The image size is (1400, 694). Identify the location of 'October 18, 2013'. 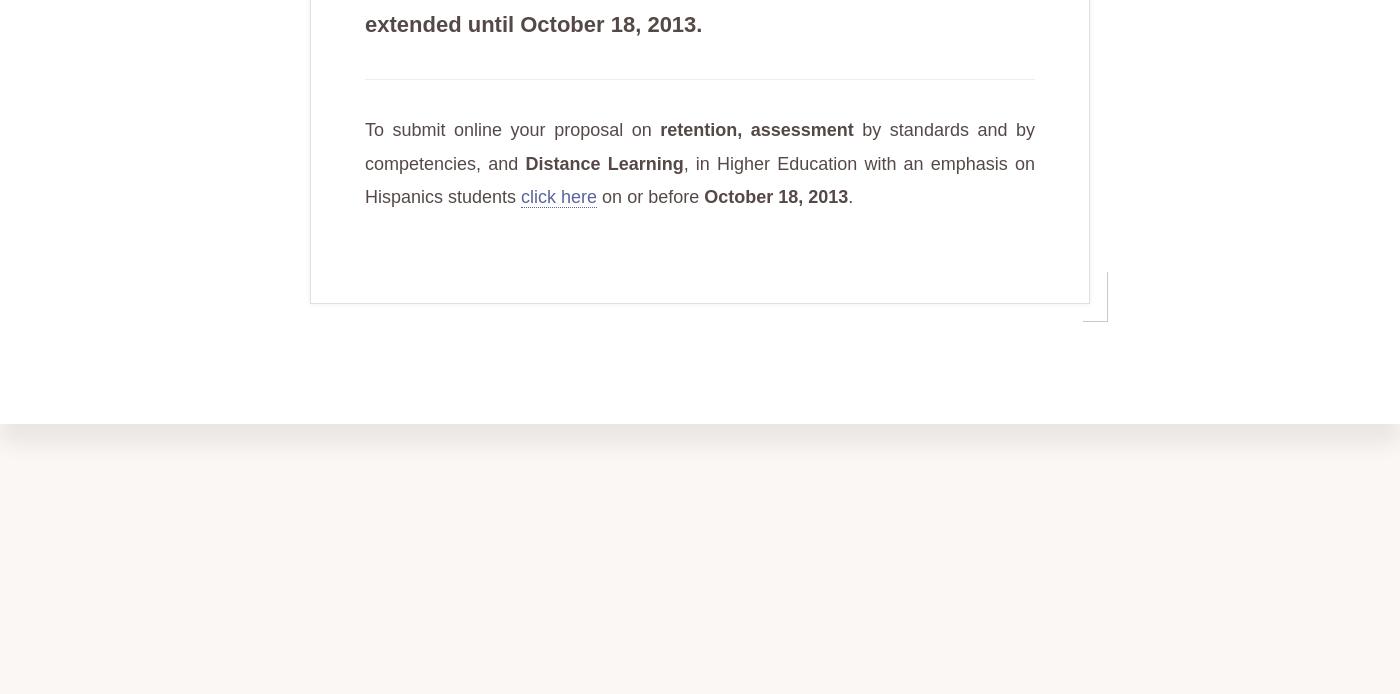
(704, 196).